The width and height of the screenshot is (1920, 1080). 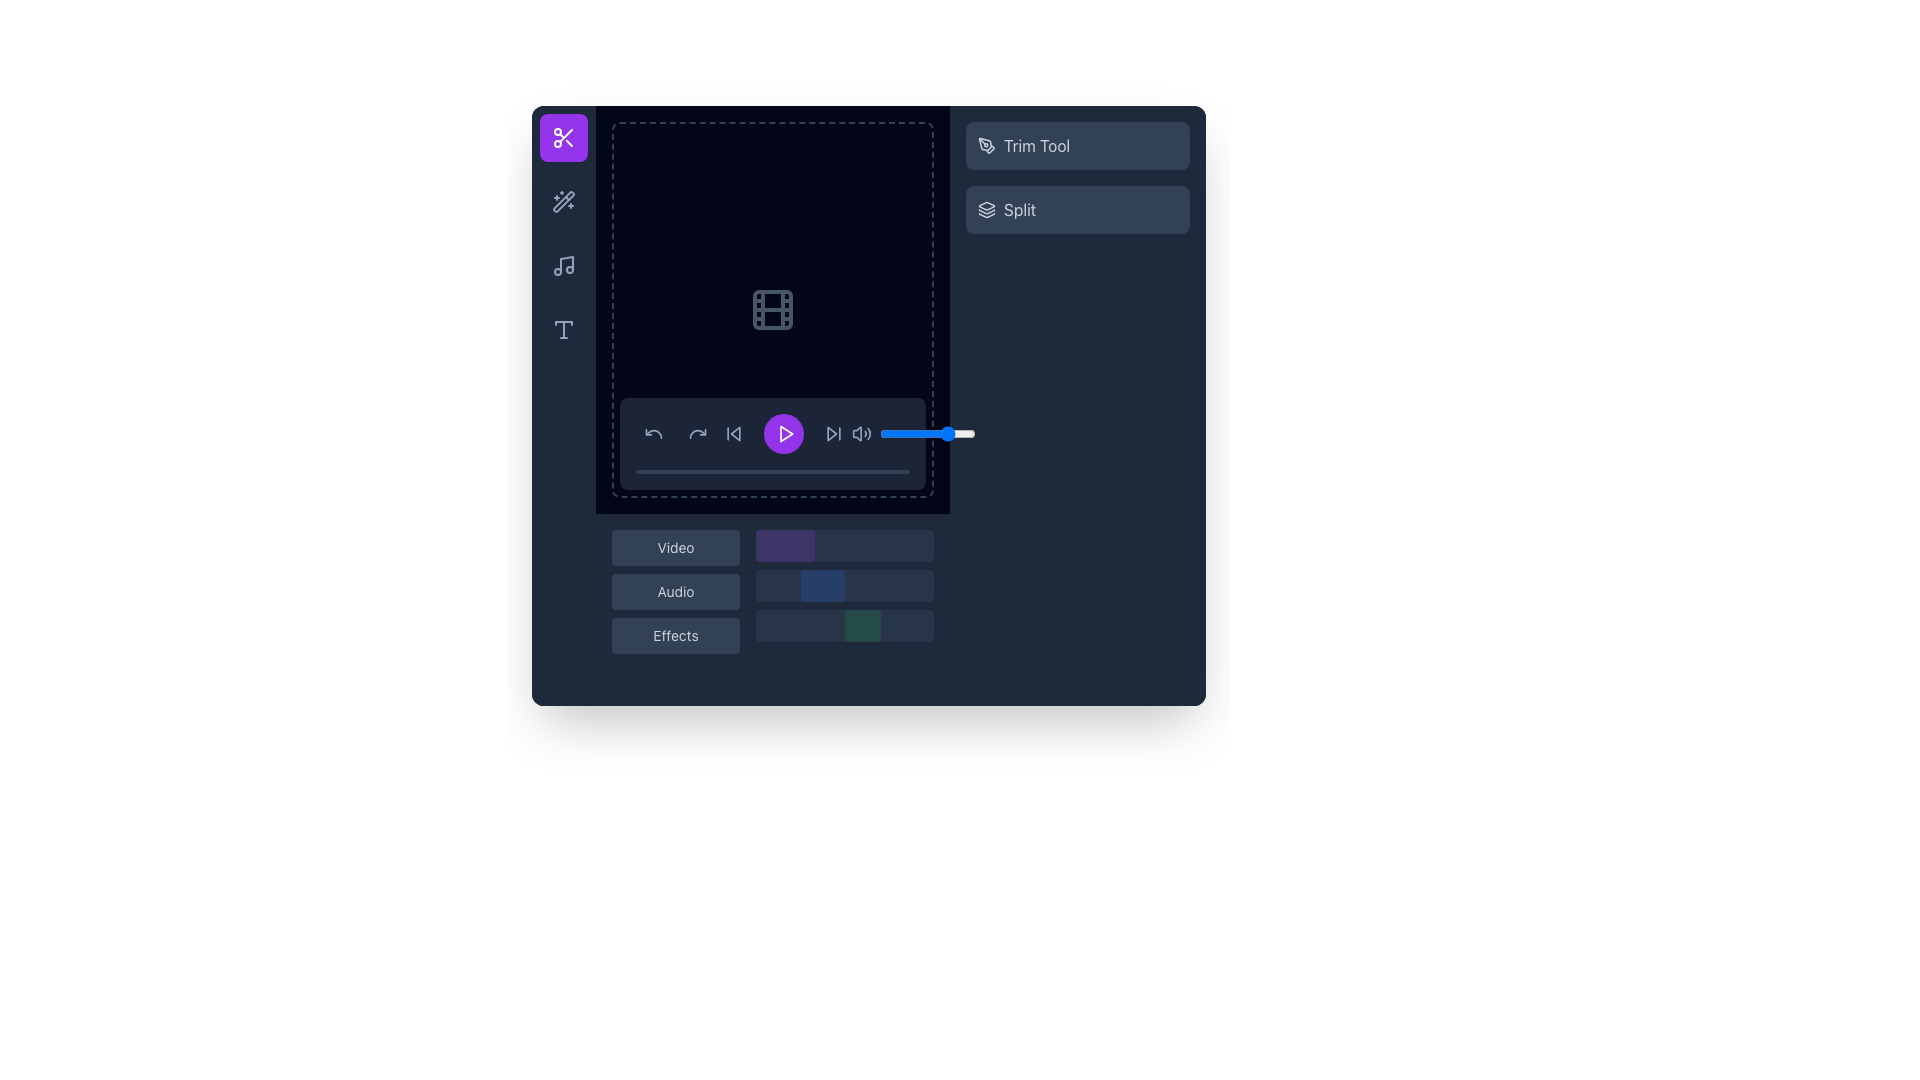 What do you see at coordinates (987, 145) in the screenshot?
I see `the 'Trim Tool' button, which contains a vector graphic icon on its left side` at bounding box center [987, 145].